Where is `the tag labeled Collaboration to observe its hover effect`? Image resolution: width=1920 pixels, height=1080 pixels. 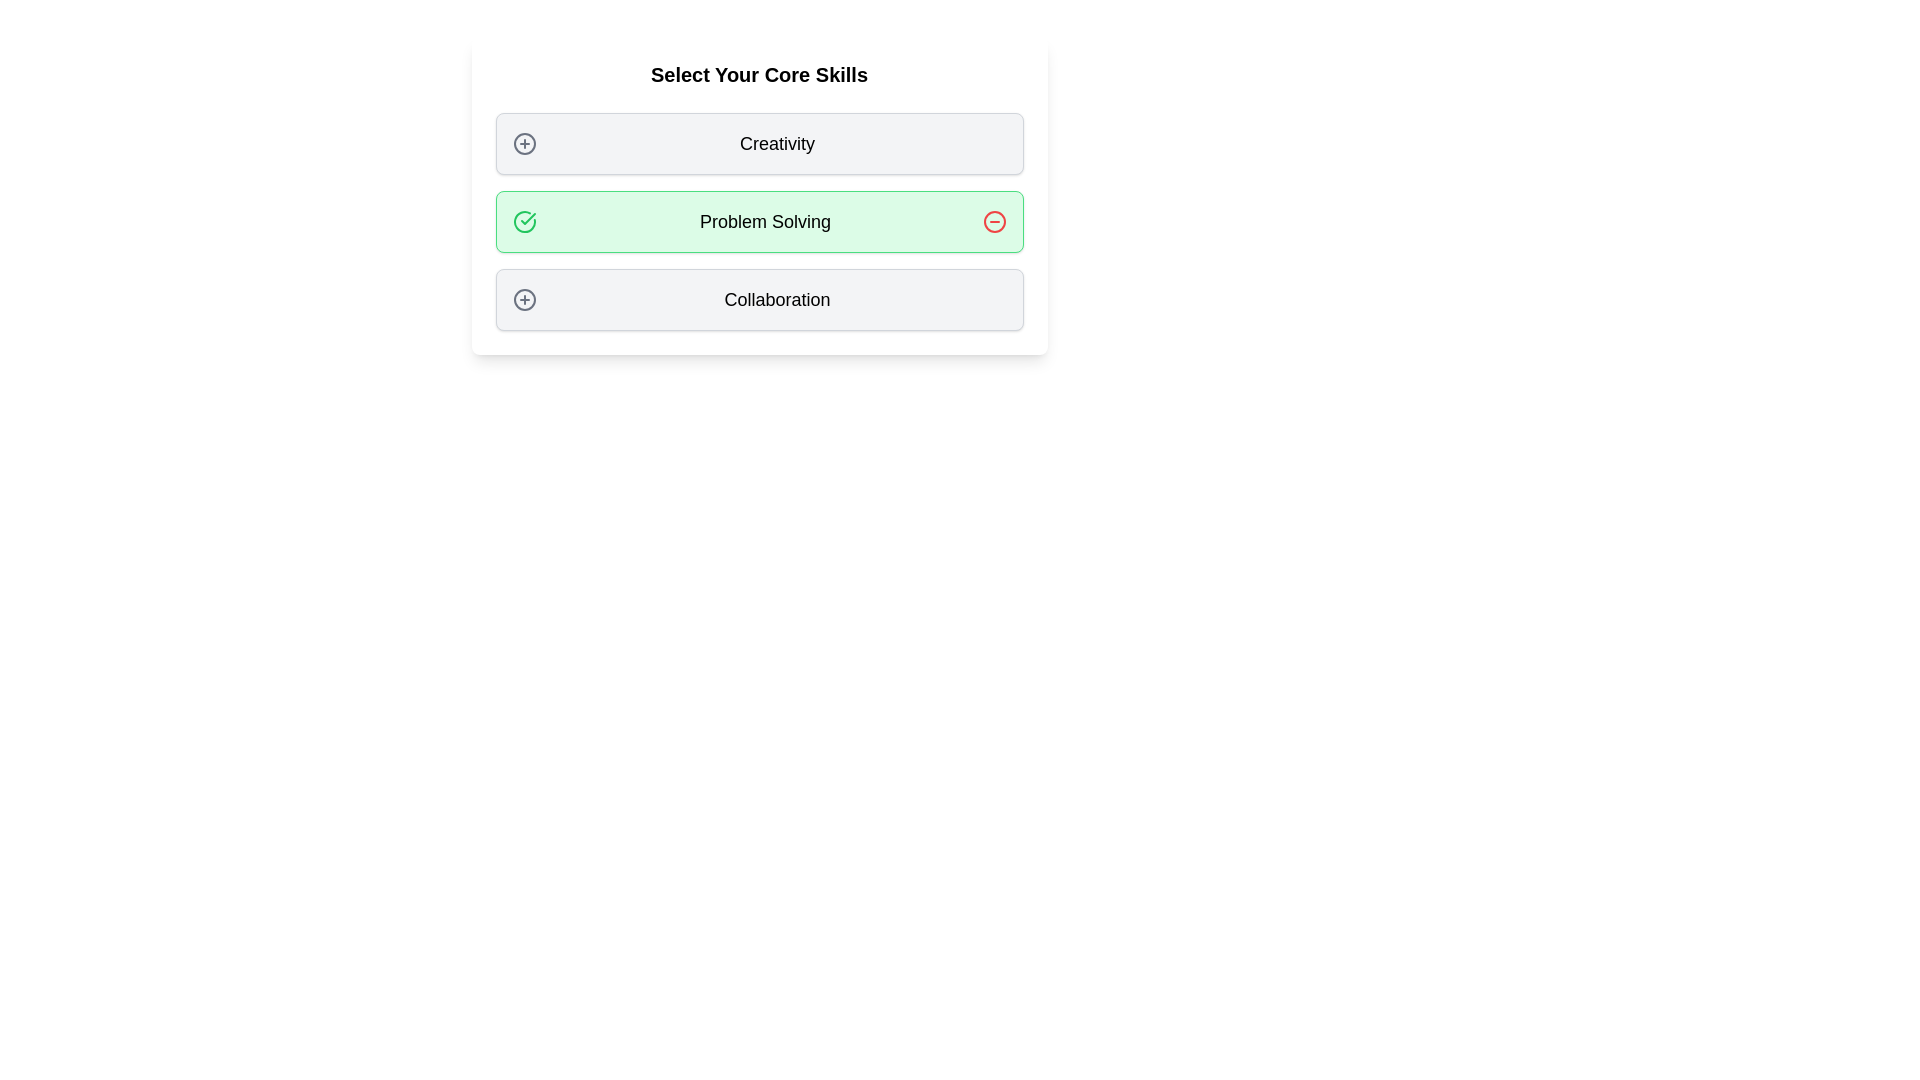
the tag labeled Collaboration to observe its hover effect is located at coordinates (758, 300).